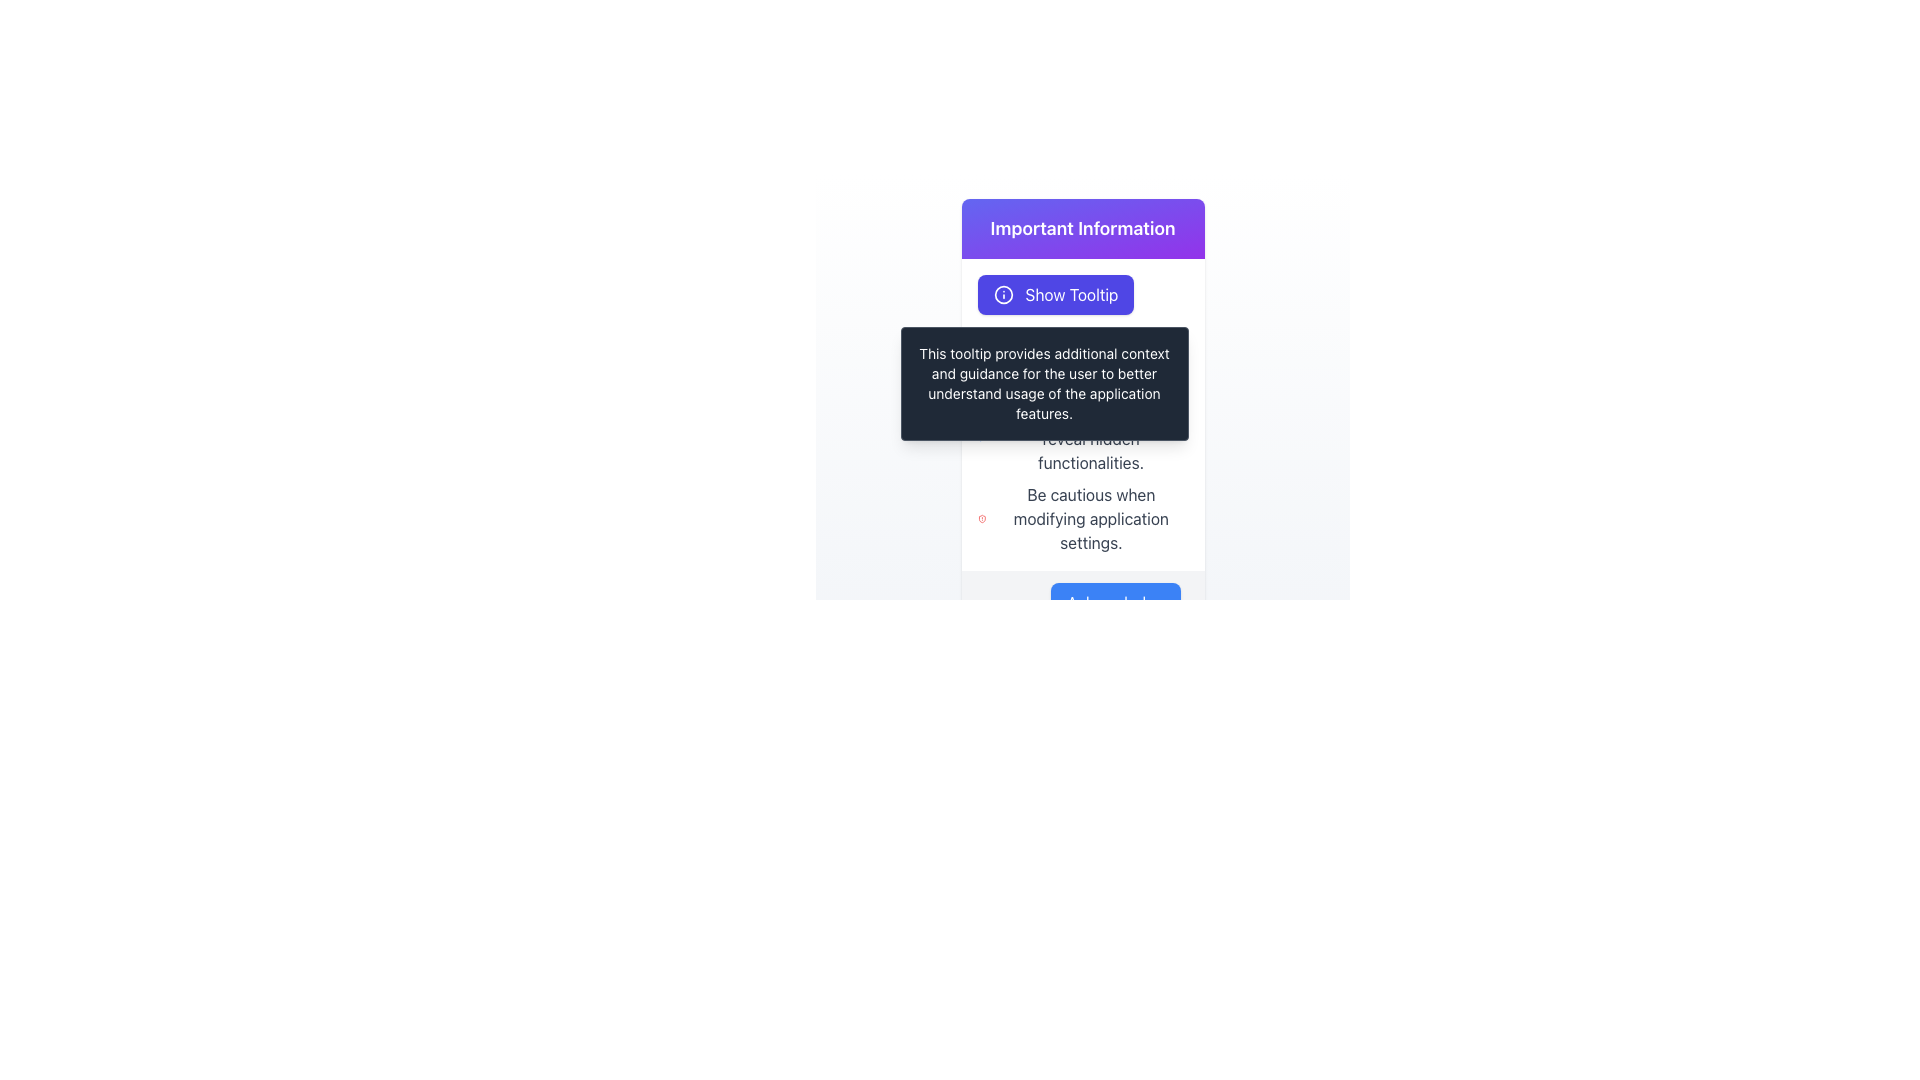 Image resolution: width=1920 pixels, height=1080 pixels. Describe the element at coordinates (981, 518) in the screenshot. I see `the warning icon located to the left of the text 'Be cautious when modifying application settings'` at that location.